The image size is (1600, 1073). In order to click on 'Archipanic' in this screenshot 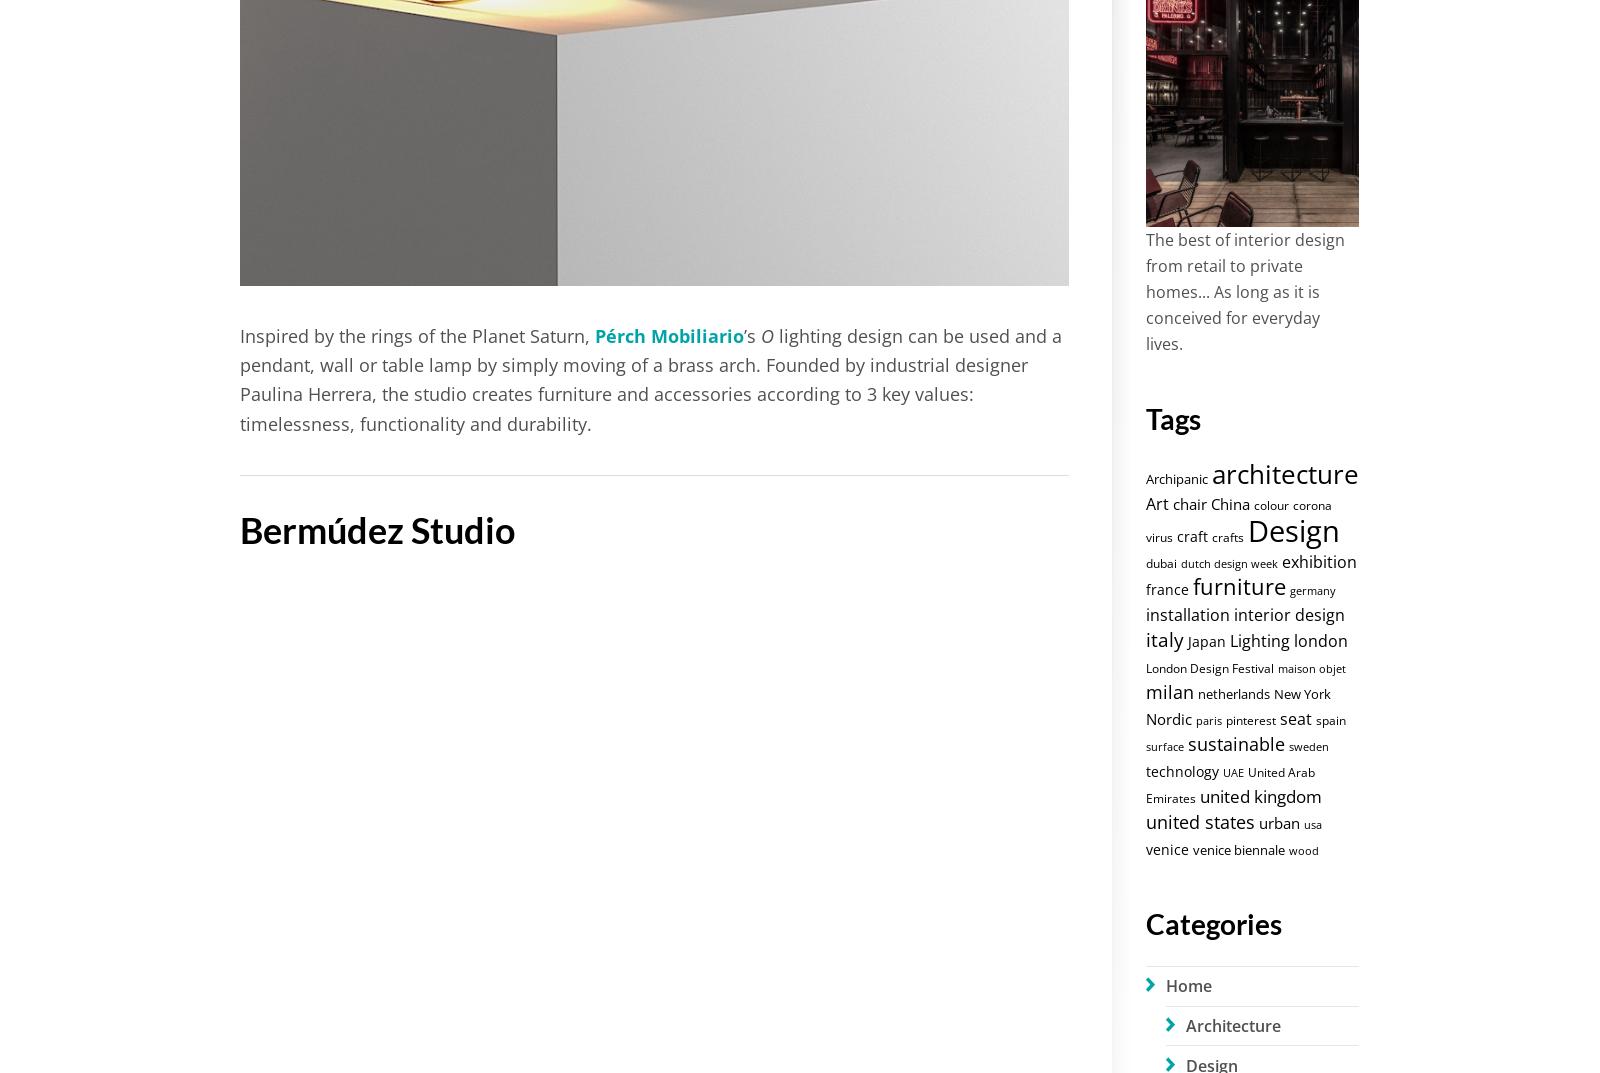, I will do `click(1176, 477)`.